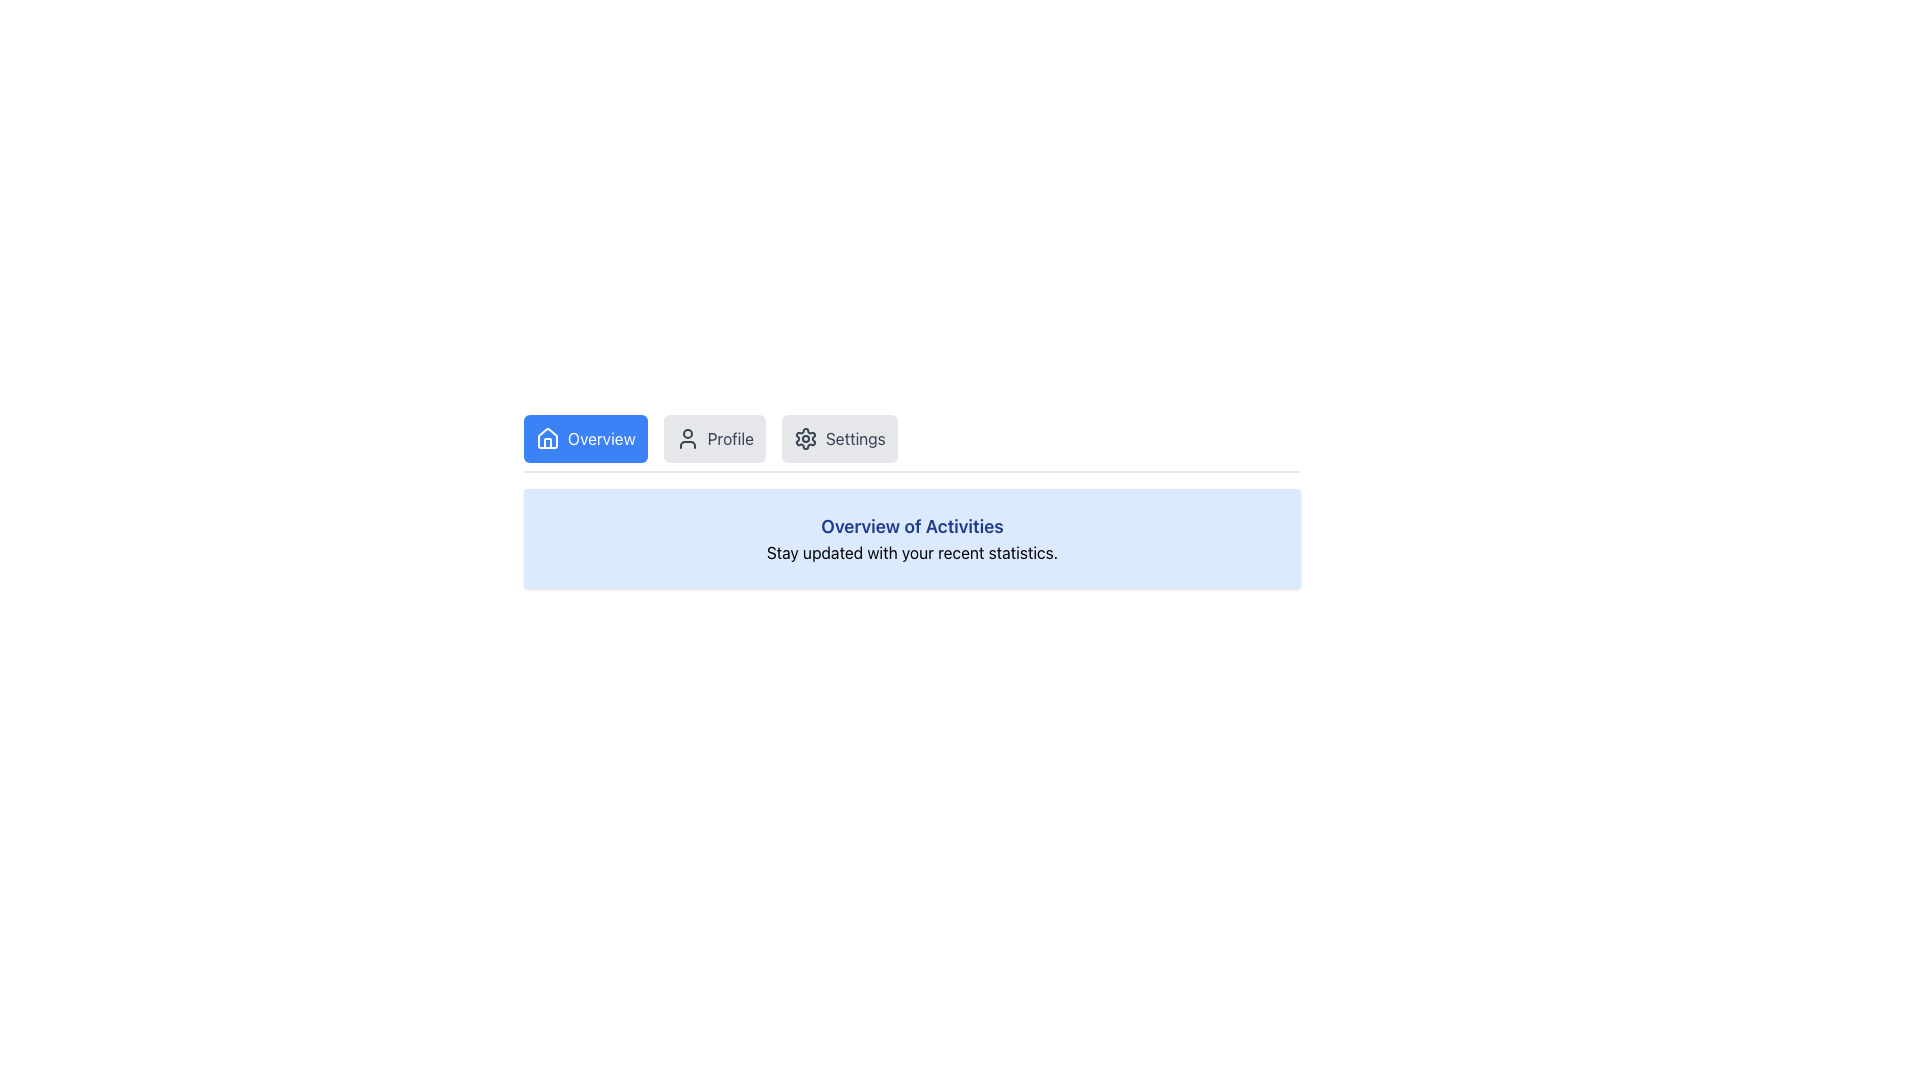 The width and height of the screenshot is (1920, 1080). What do you see at coordinates (839, 438) in the screenshot?
I see `the navigation button that redirects to the settings or configuration page, located to the right of the 'Profile' button and far-right of the 'Overview' button` at bounding box center [839, 438].